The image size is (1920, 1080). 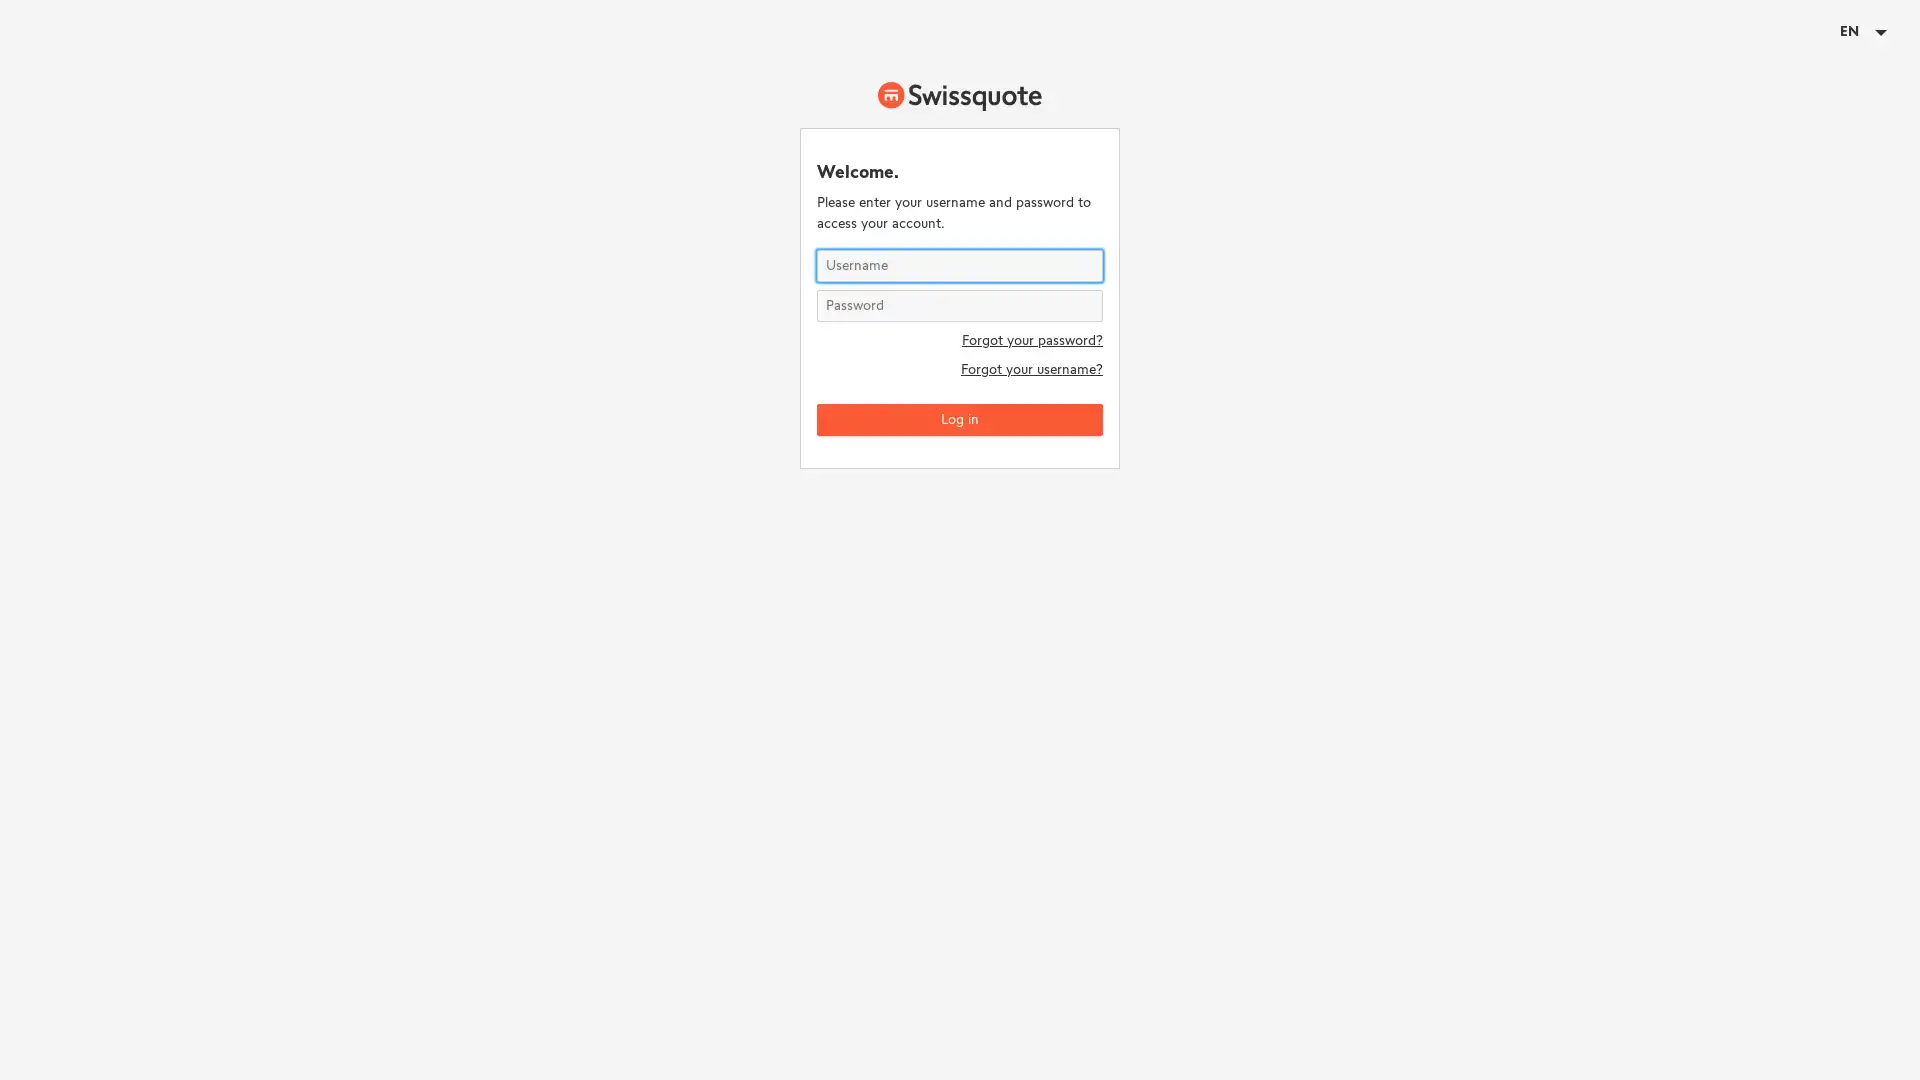 I want to click on Log in, so click(x=960, y=418).